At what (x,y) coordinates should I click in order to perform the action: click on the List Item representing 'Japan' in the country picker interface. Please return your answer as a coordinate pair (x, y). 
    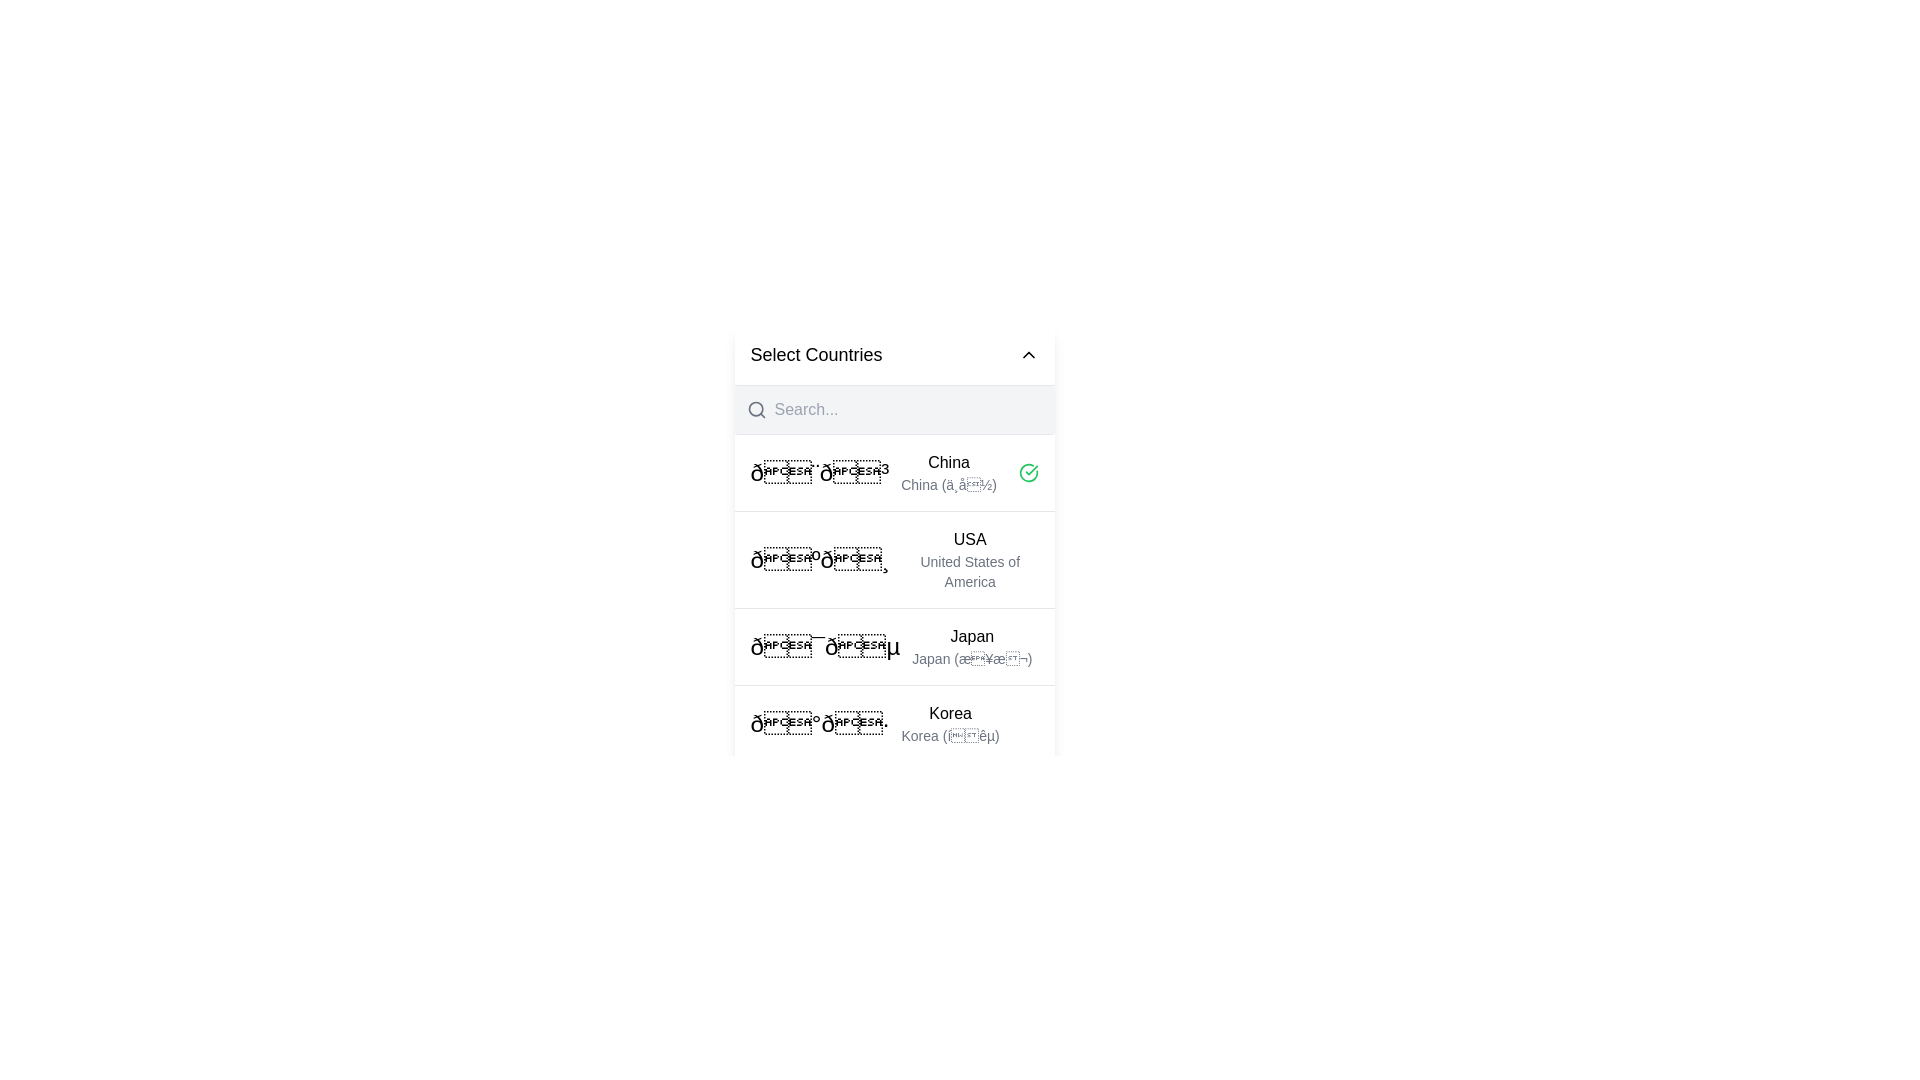
    Looking at the image, I should click on (890, 647).